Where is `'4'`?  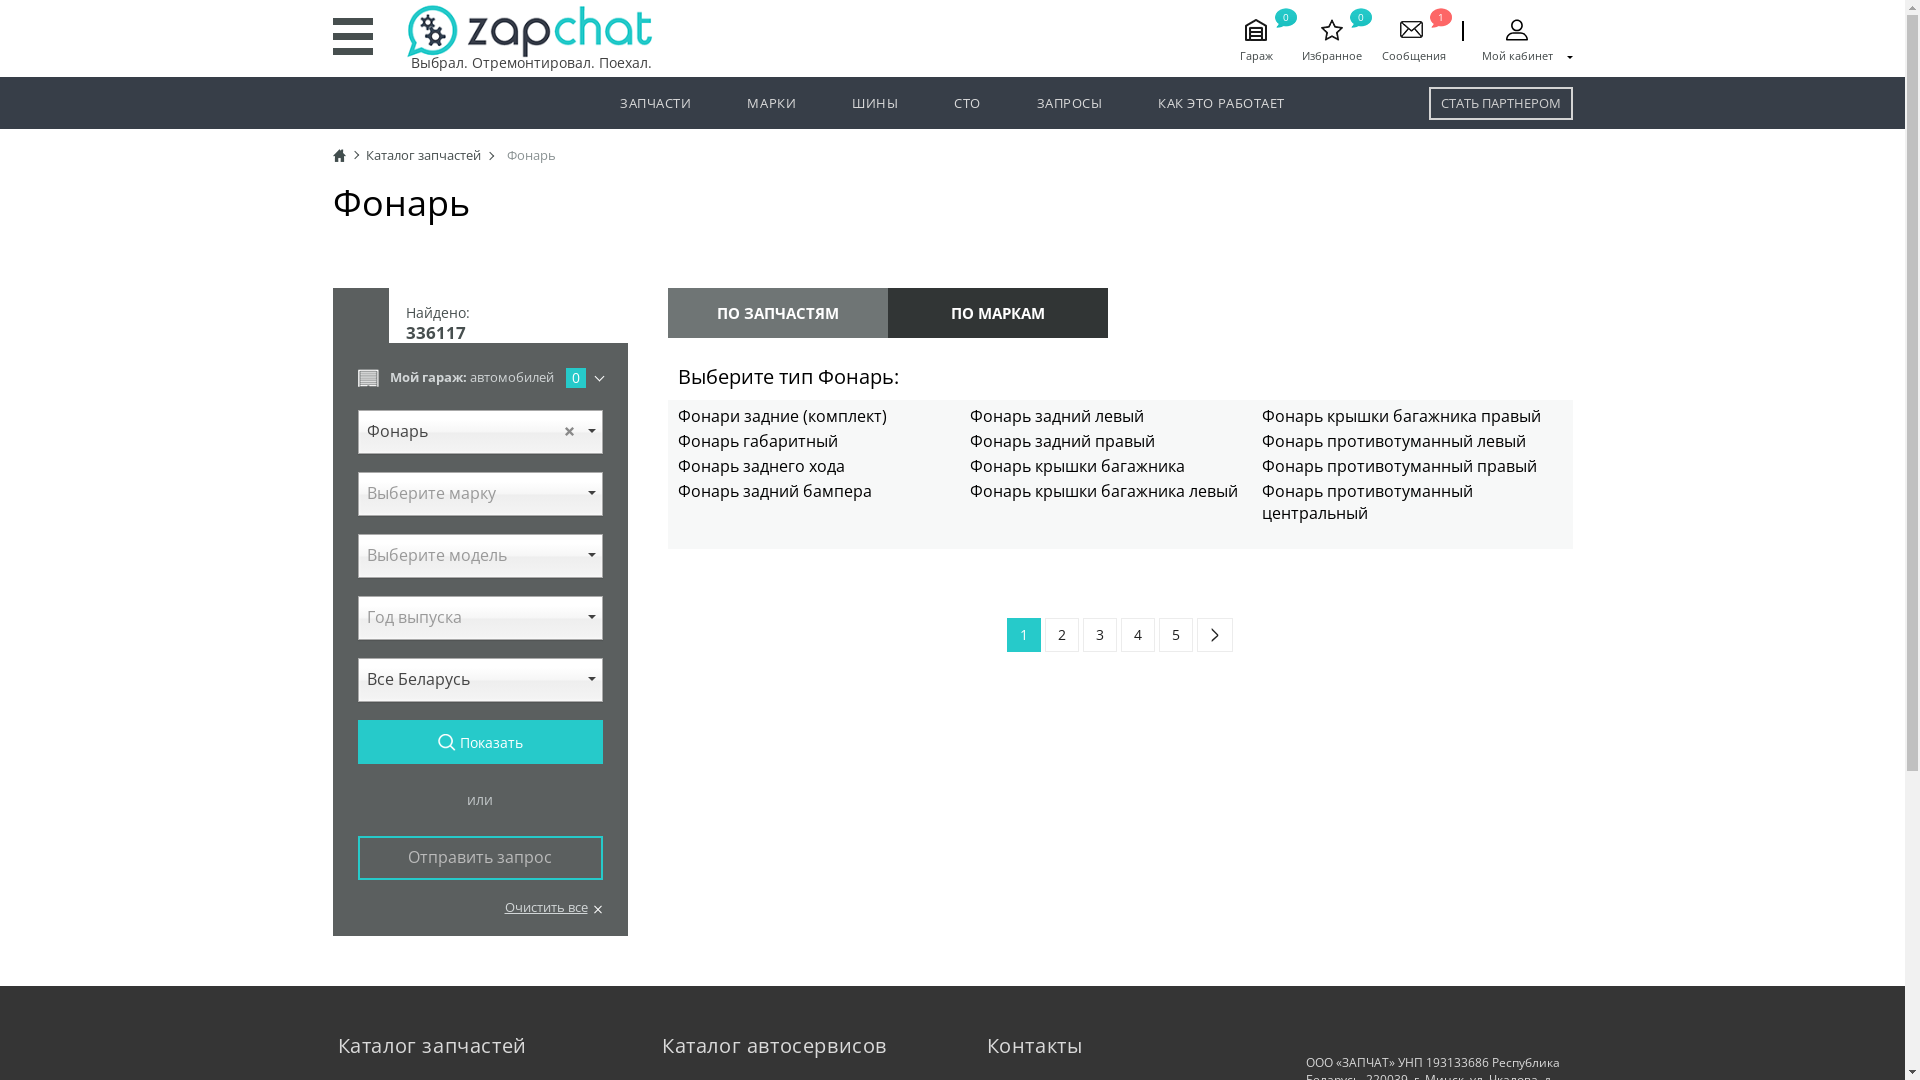 '4' is located at coordinates (1121, 635).